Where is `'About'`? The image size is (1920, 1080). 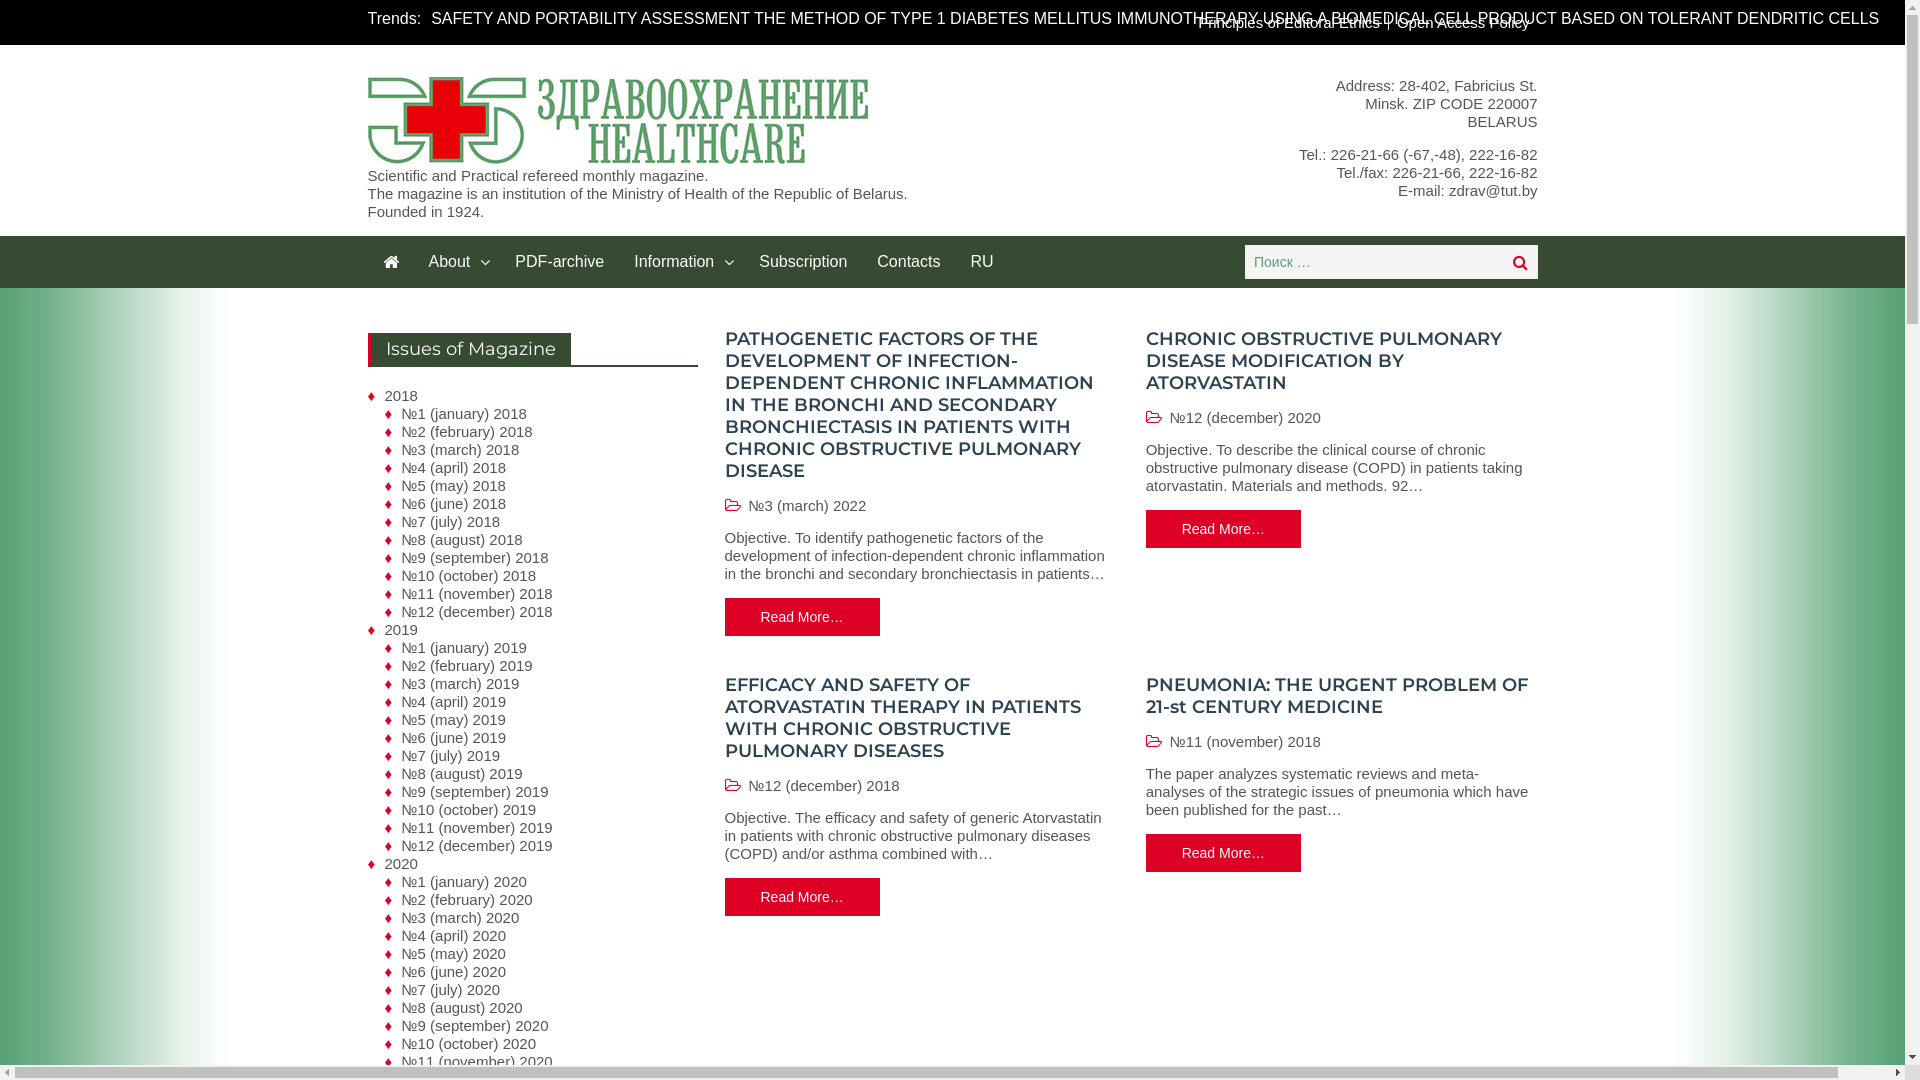
'About' is located at coordinates (456, 261).